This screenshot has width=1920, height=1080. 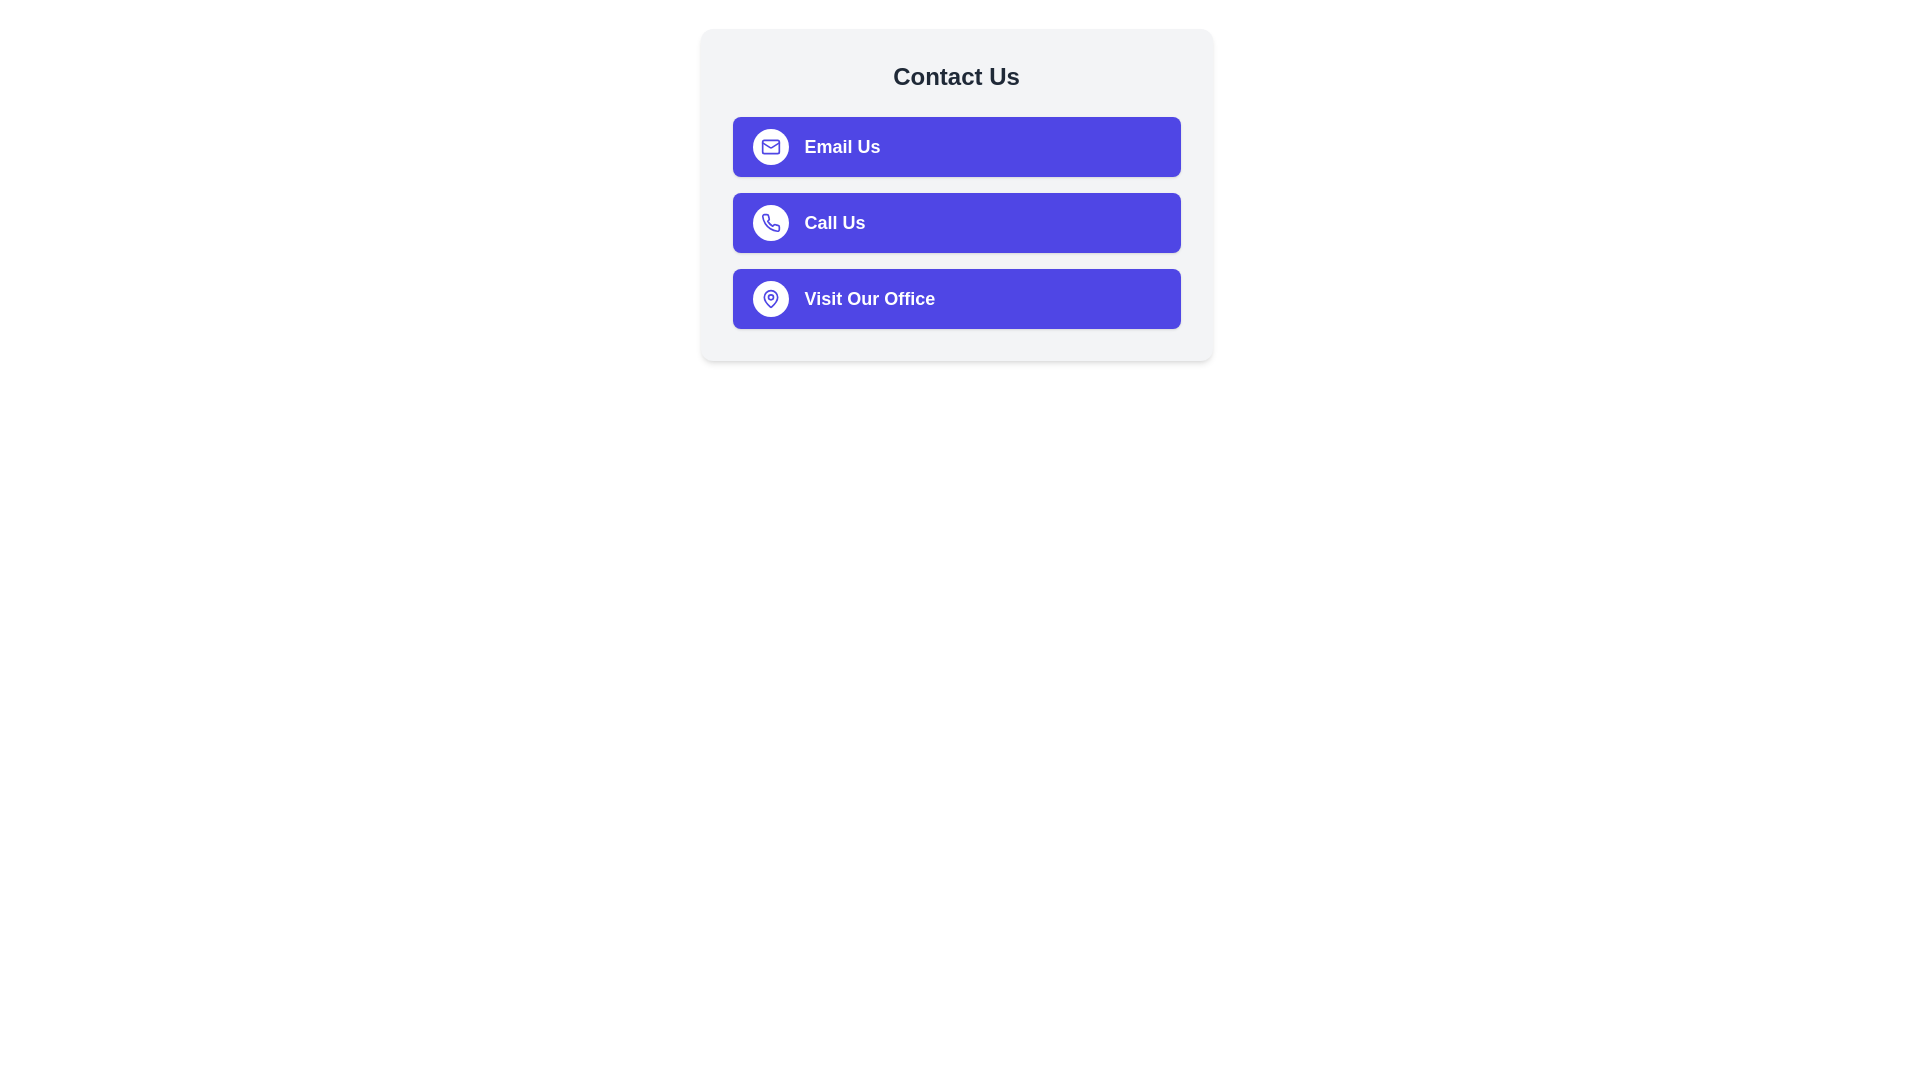 I want to click on the third button from the top in the vertically stacked list, which is associated with visiting the office, so click(x=955, y=299).